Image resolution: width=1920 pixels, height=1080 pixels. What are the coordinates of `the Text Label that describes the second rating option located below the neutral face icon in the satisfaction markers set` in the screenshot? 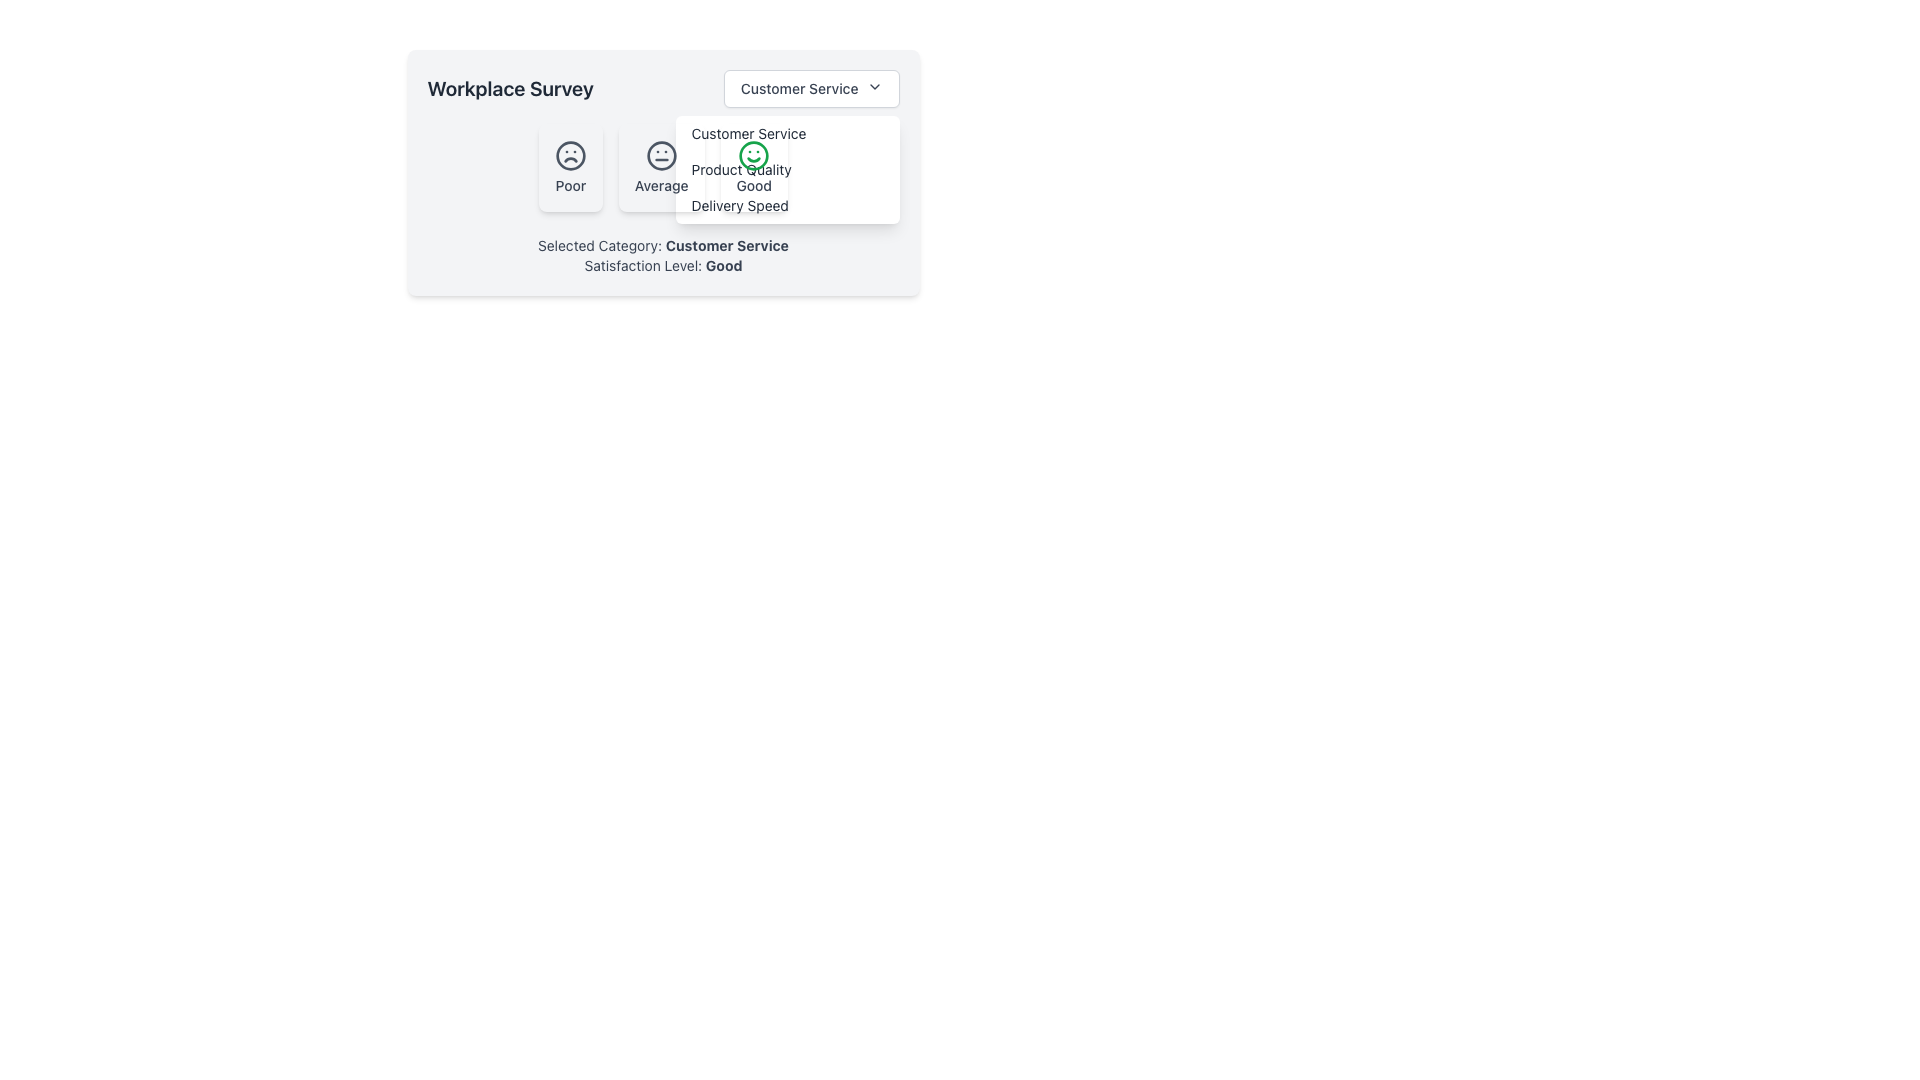 It's located at (661, 185).